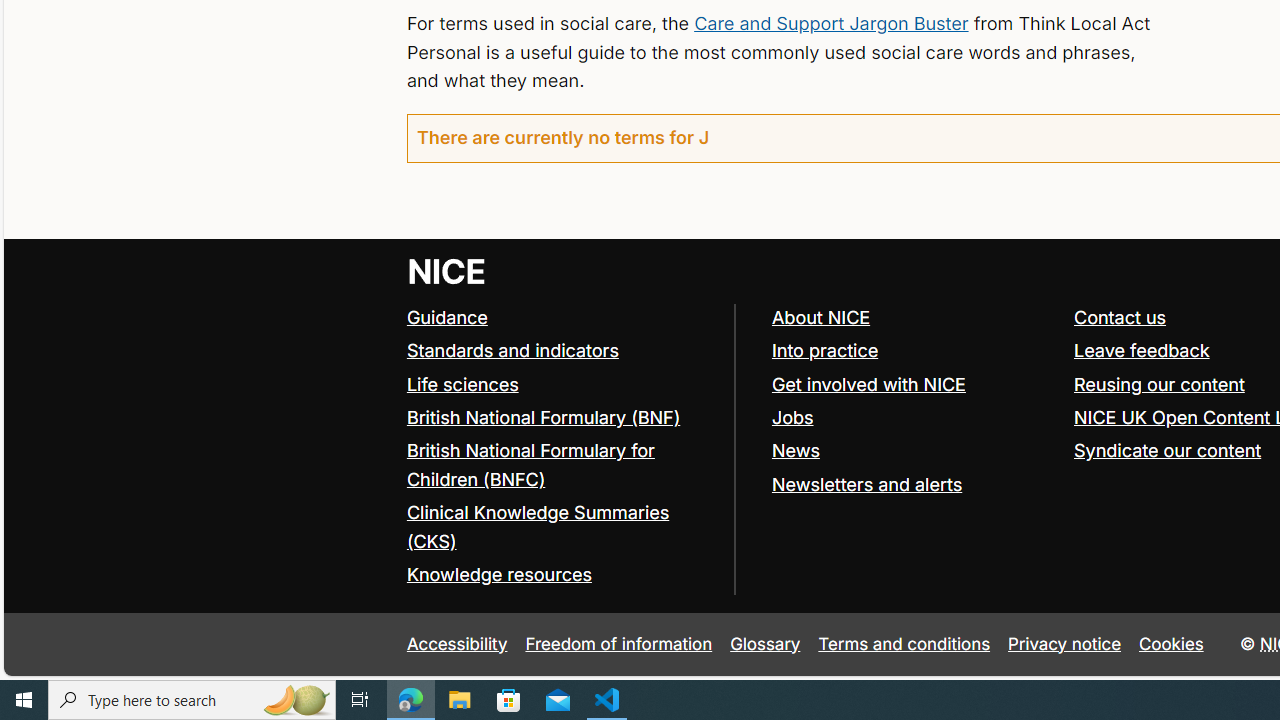  I want to click on 'Contact us', so click(1120, 316).